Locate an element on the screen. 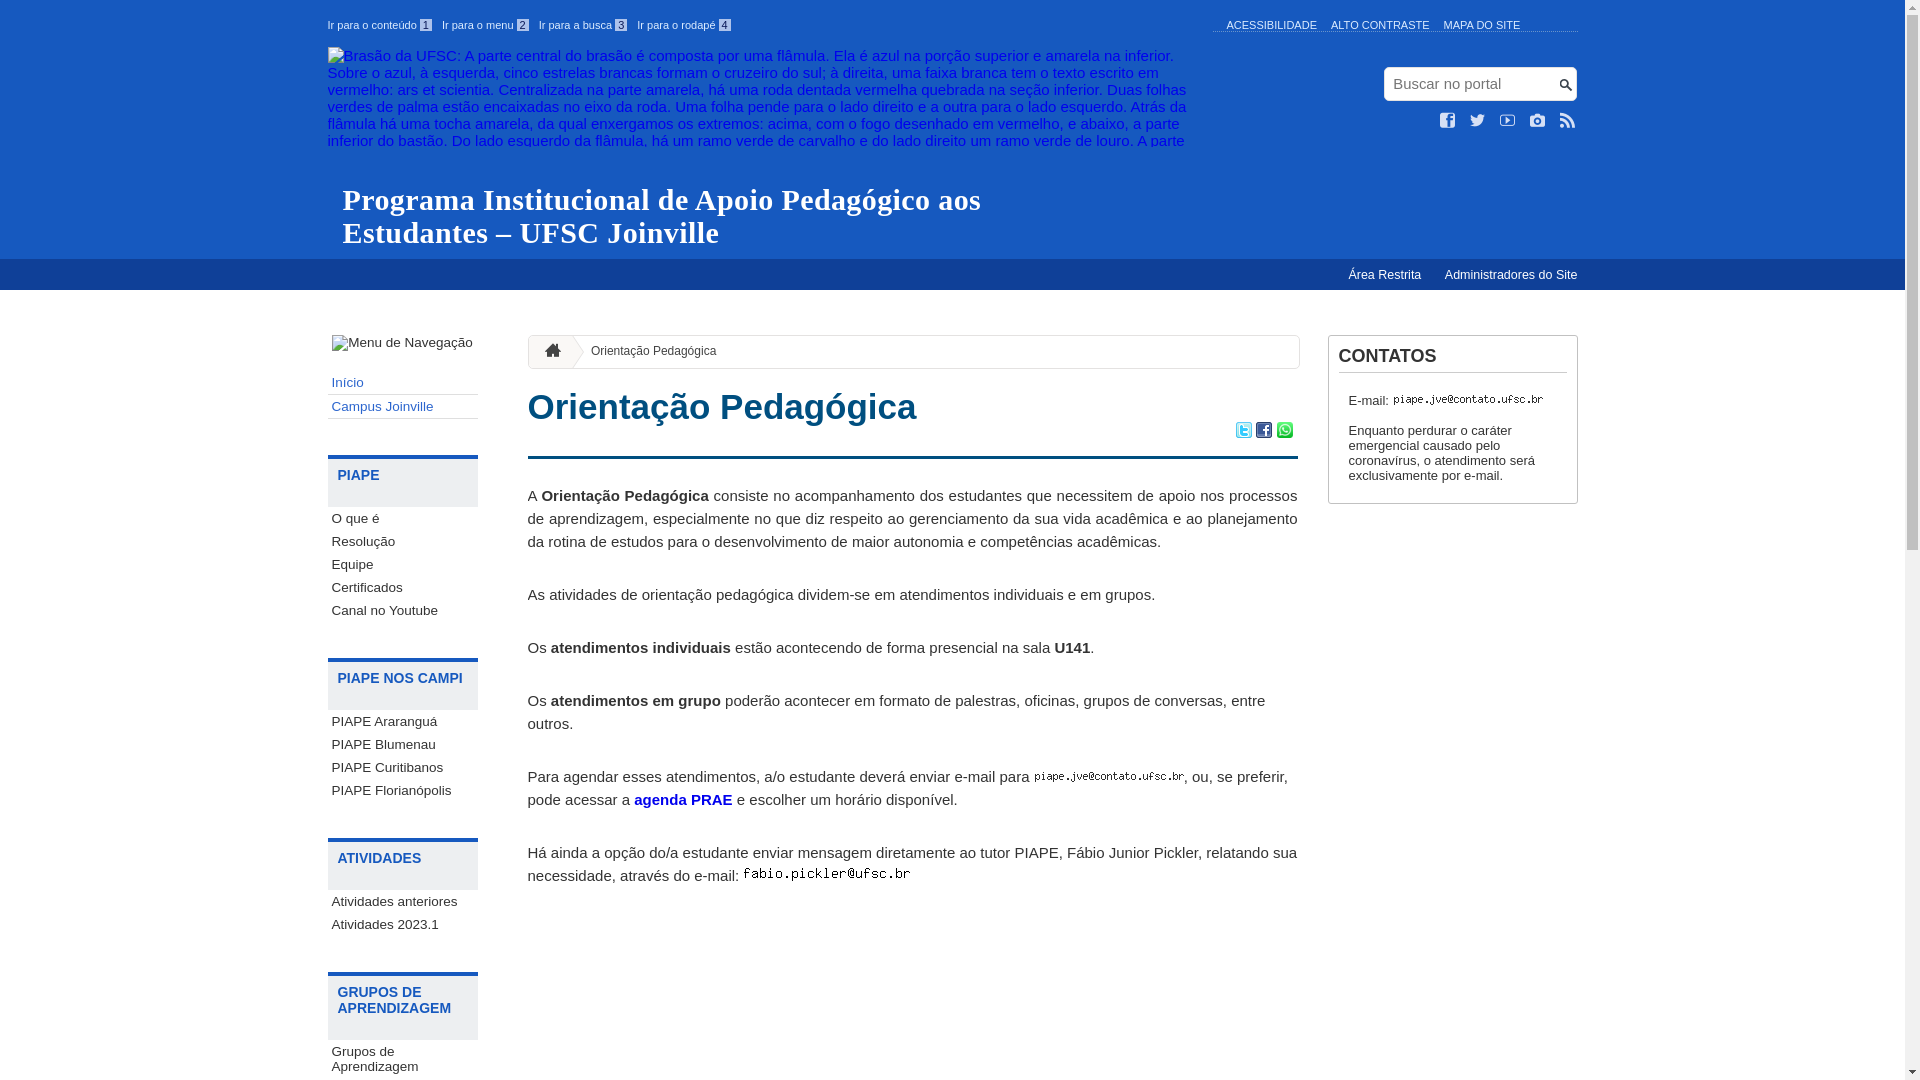  'Canal no Youtube' is located at coordinates (402, 609).